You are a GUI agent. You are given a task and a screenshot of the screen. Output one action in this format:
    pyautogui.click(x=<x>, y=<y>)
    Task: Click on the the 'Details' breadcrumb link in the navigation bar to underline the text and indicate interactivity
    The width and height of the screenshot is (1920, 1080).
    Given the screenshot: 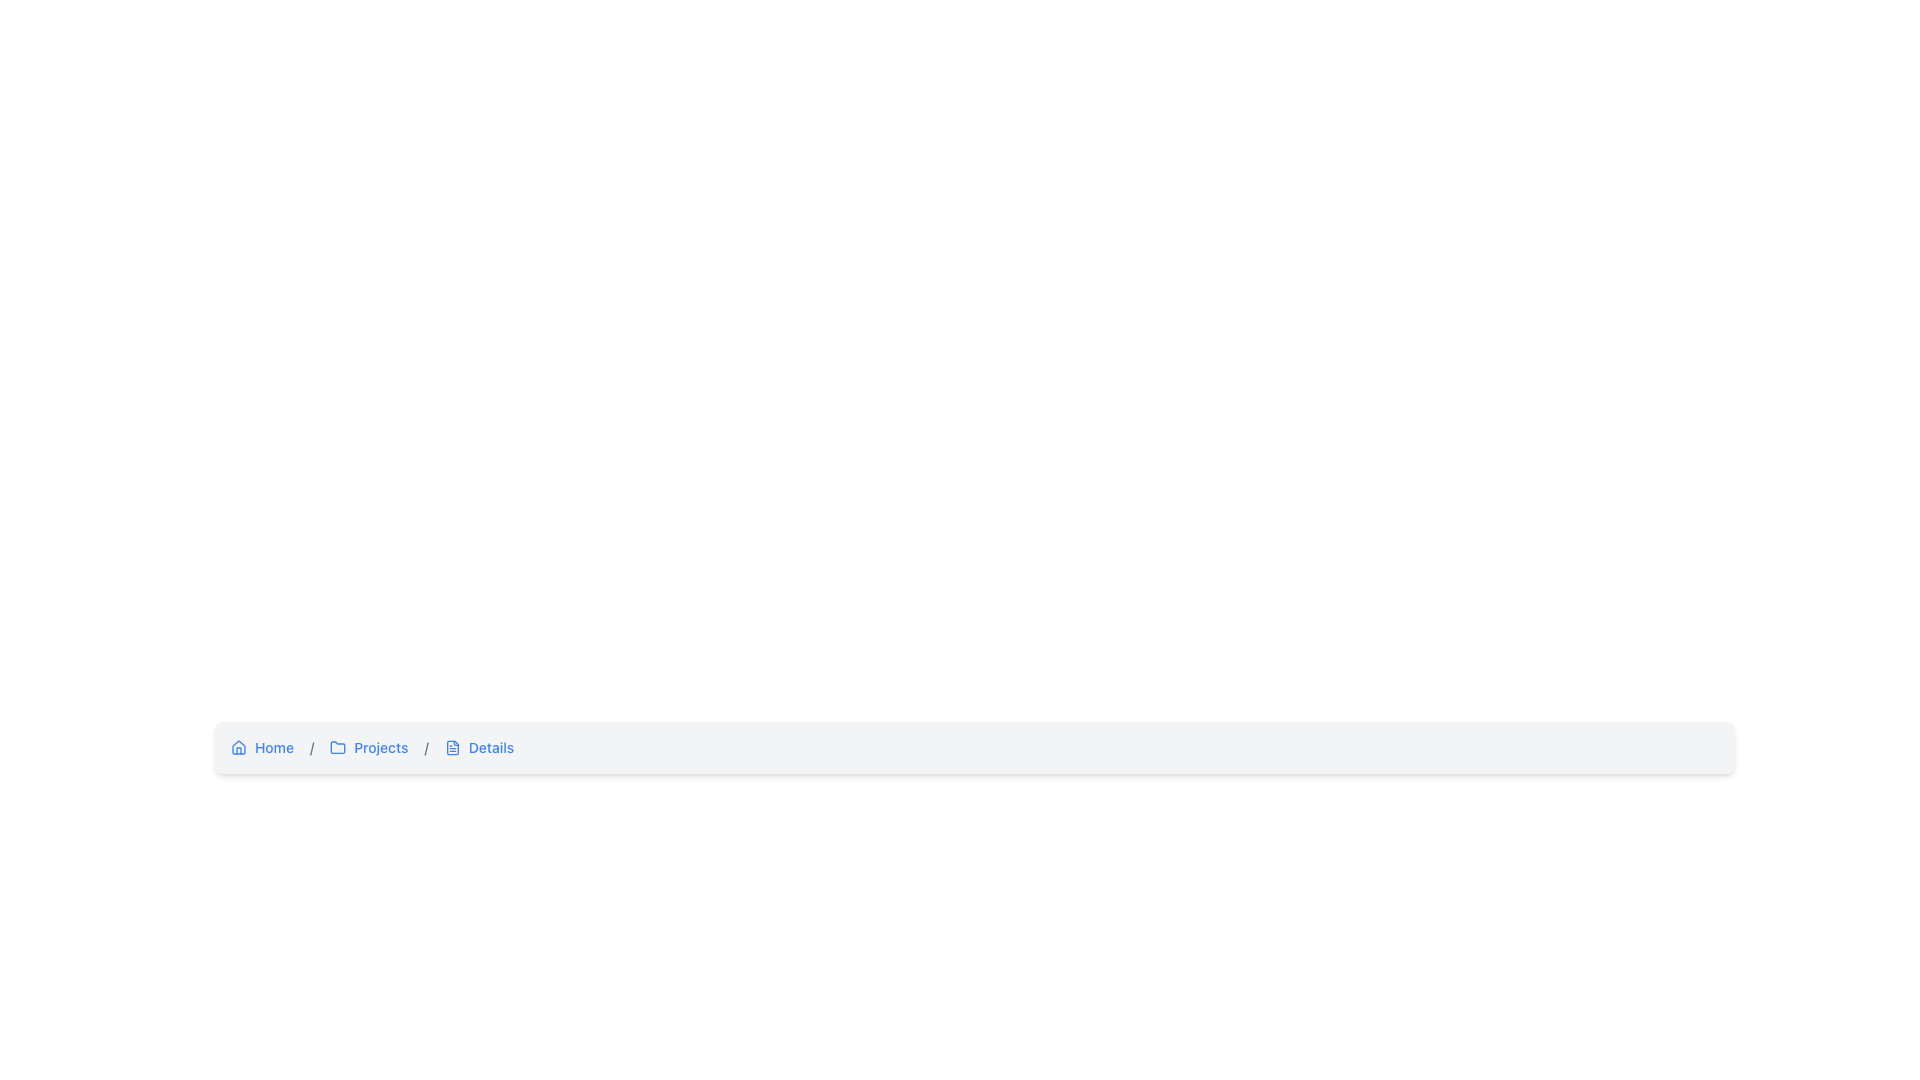 What is the action you would take?
    pyautogui.click(x=478, y=748)
    